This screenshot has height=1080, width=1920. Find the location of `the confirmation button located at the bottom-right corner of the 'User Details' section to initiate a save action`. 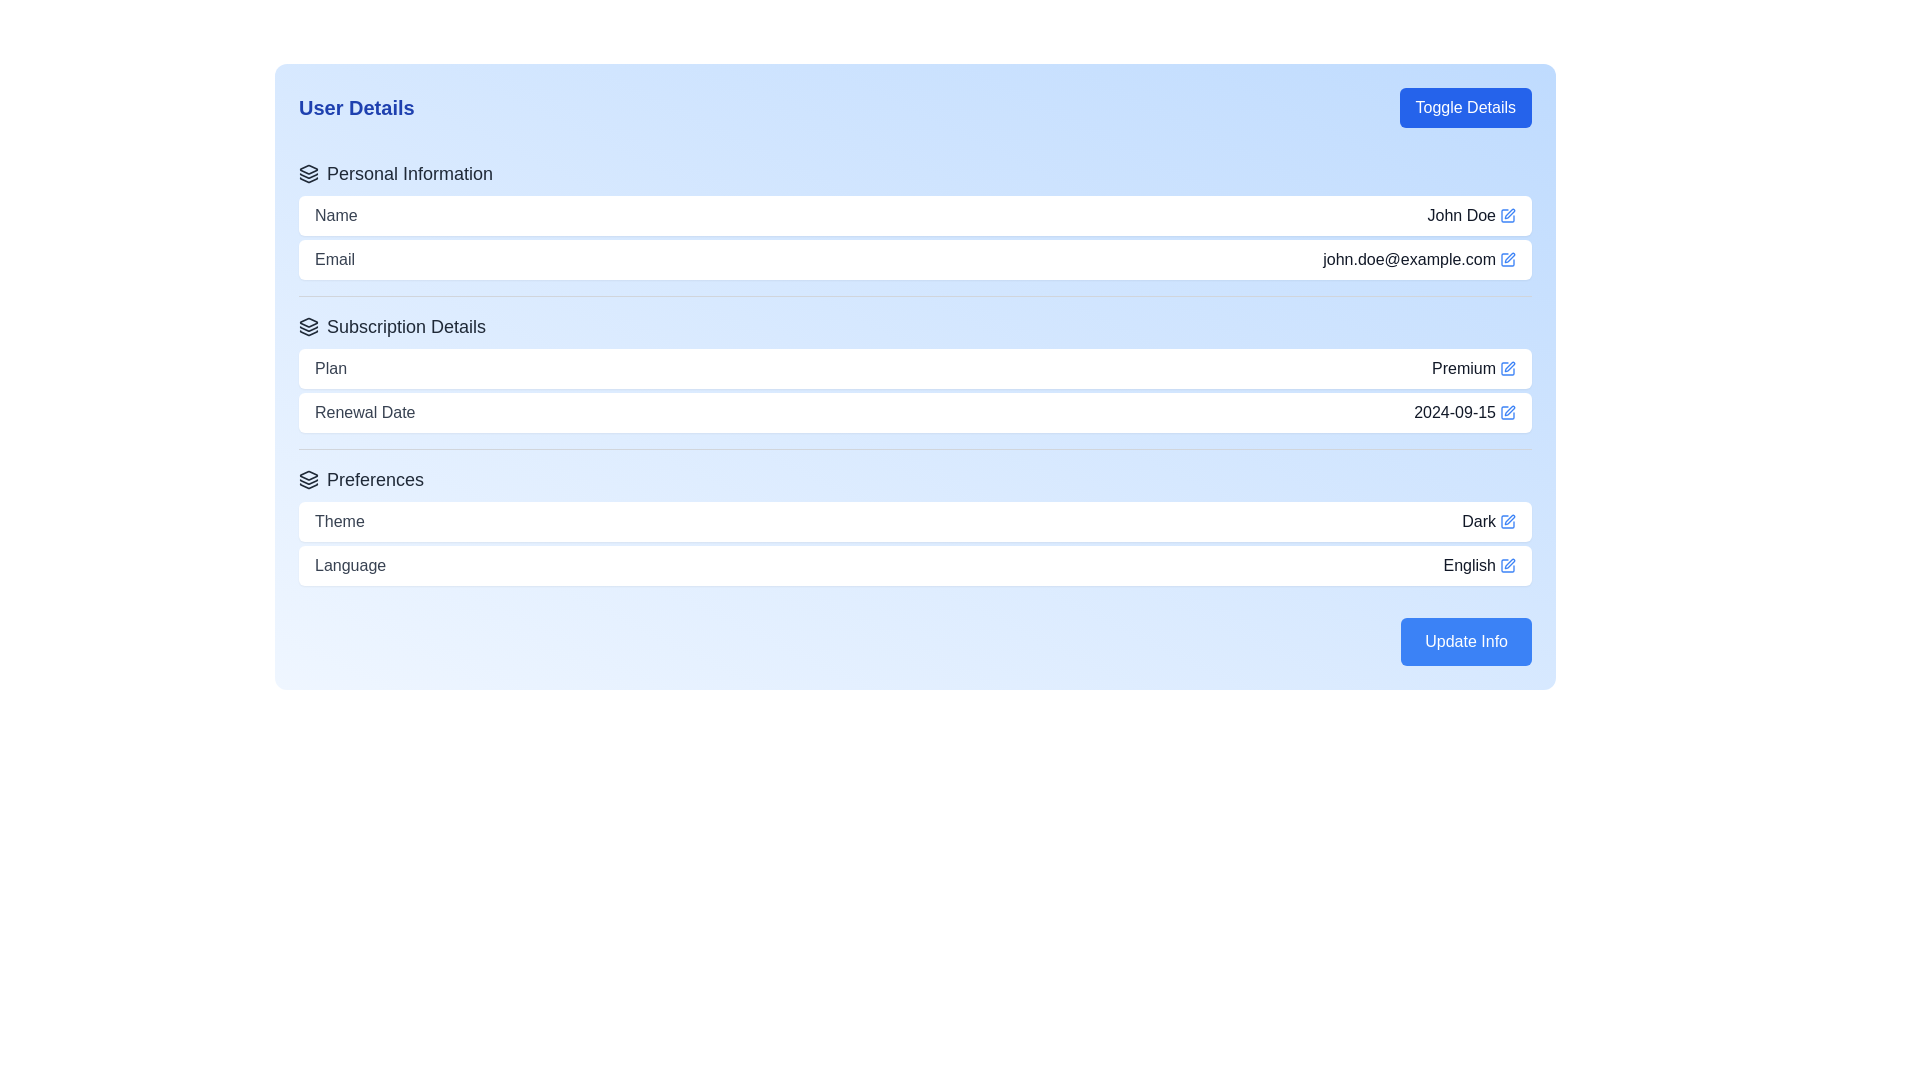

the confirmation button located at the bottom-right corner of the 'User Details' section to initiate a save action is located at coordinates (914, 641).